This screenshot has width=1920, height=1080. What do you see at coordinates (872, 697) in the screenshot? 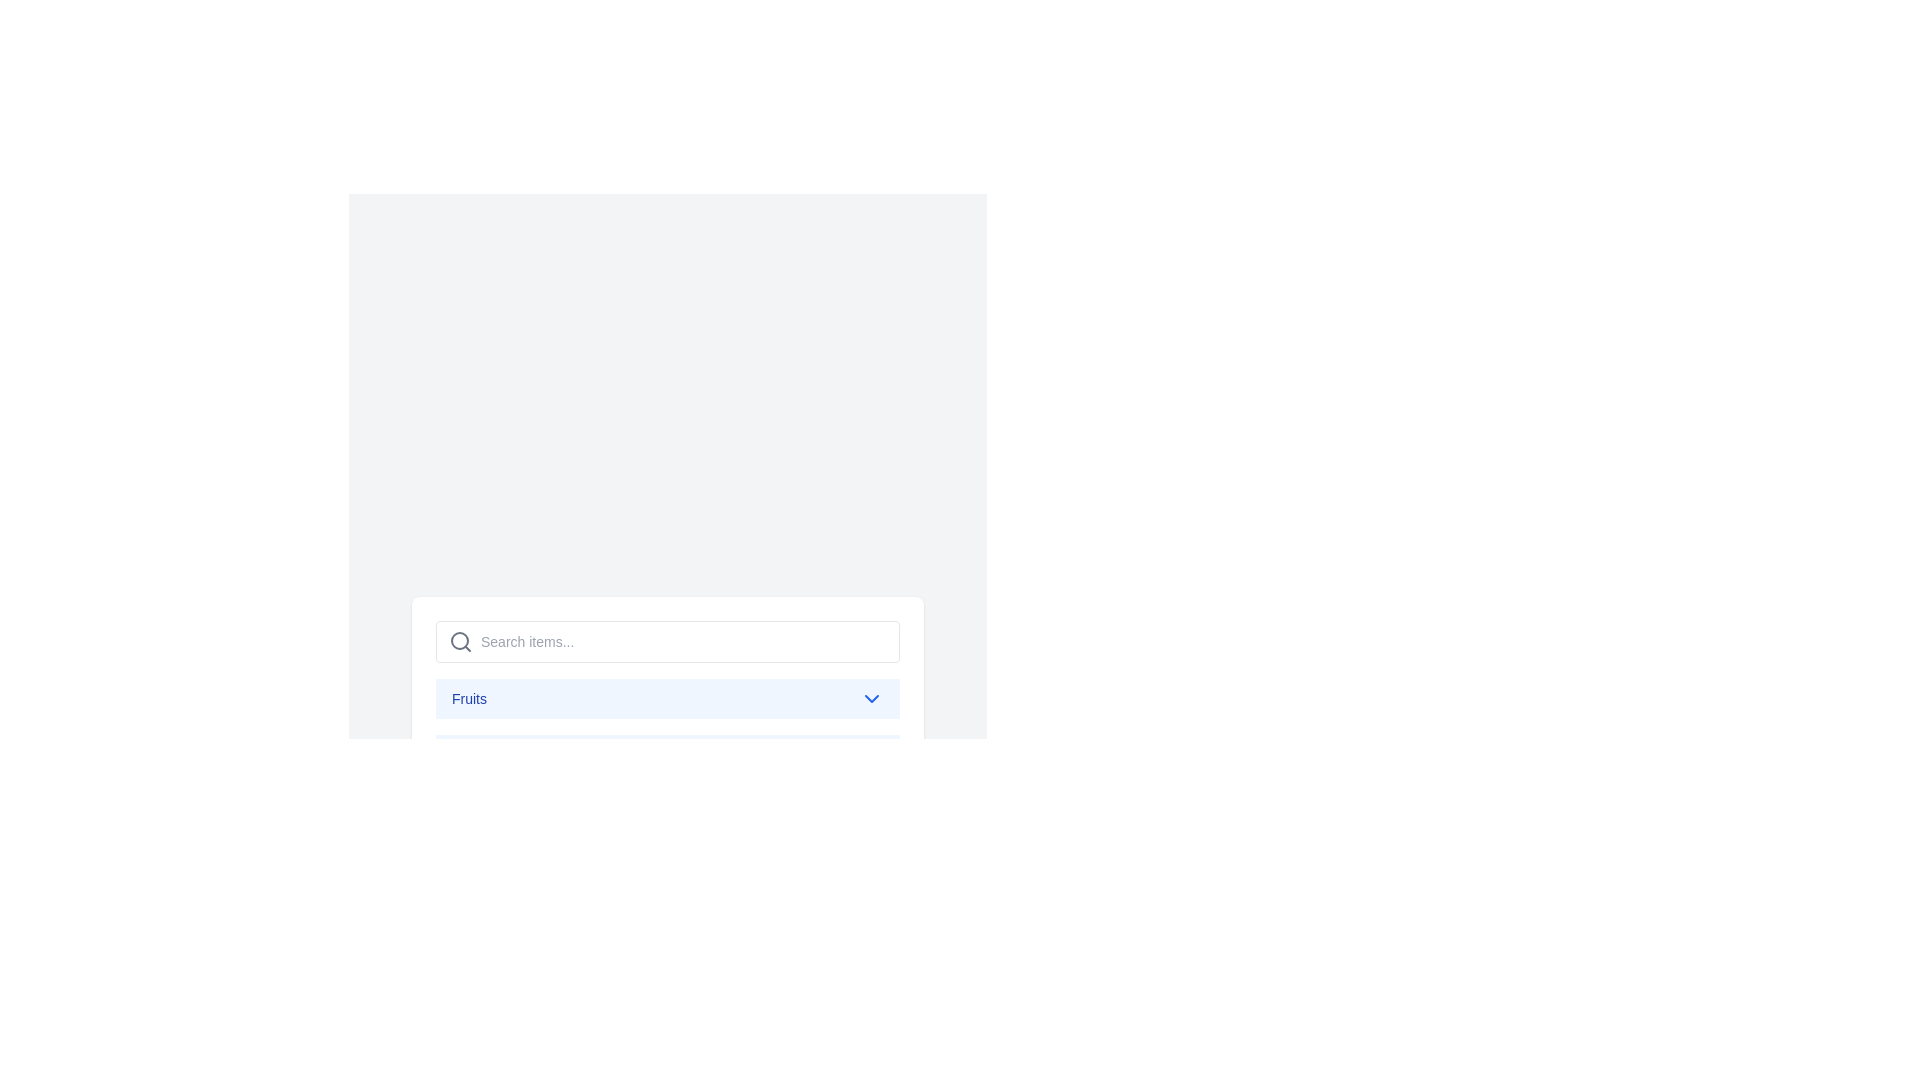
I see `the blue chevron icon at the right end of the 'Fruits' bar` at bounding box center [872, 697].